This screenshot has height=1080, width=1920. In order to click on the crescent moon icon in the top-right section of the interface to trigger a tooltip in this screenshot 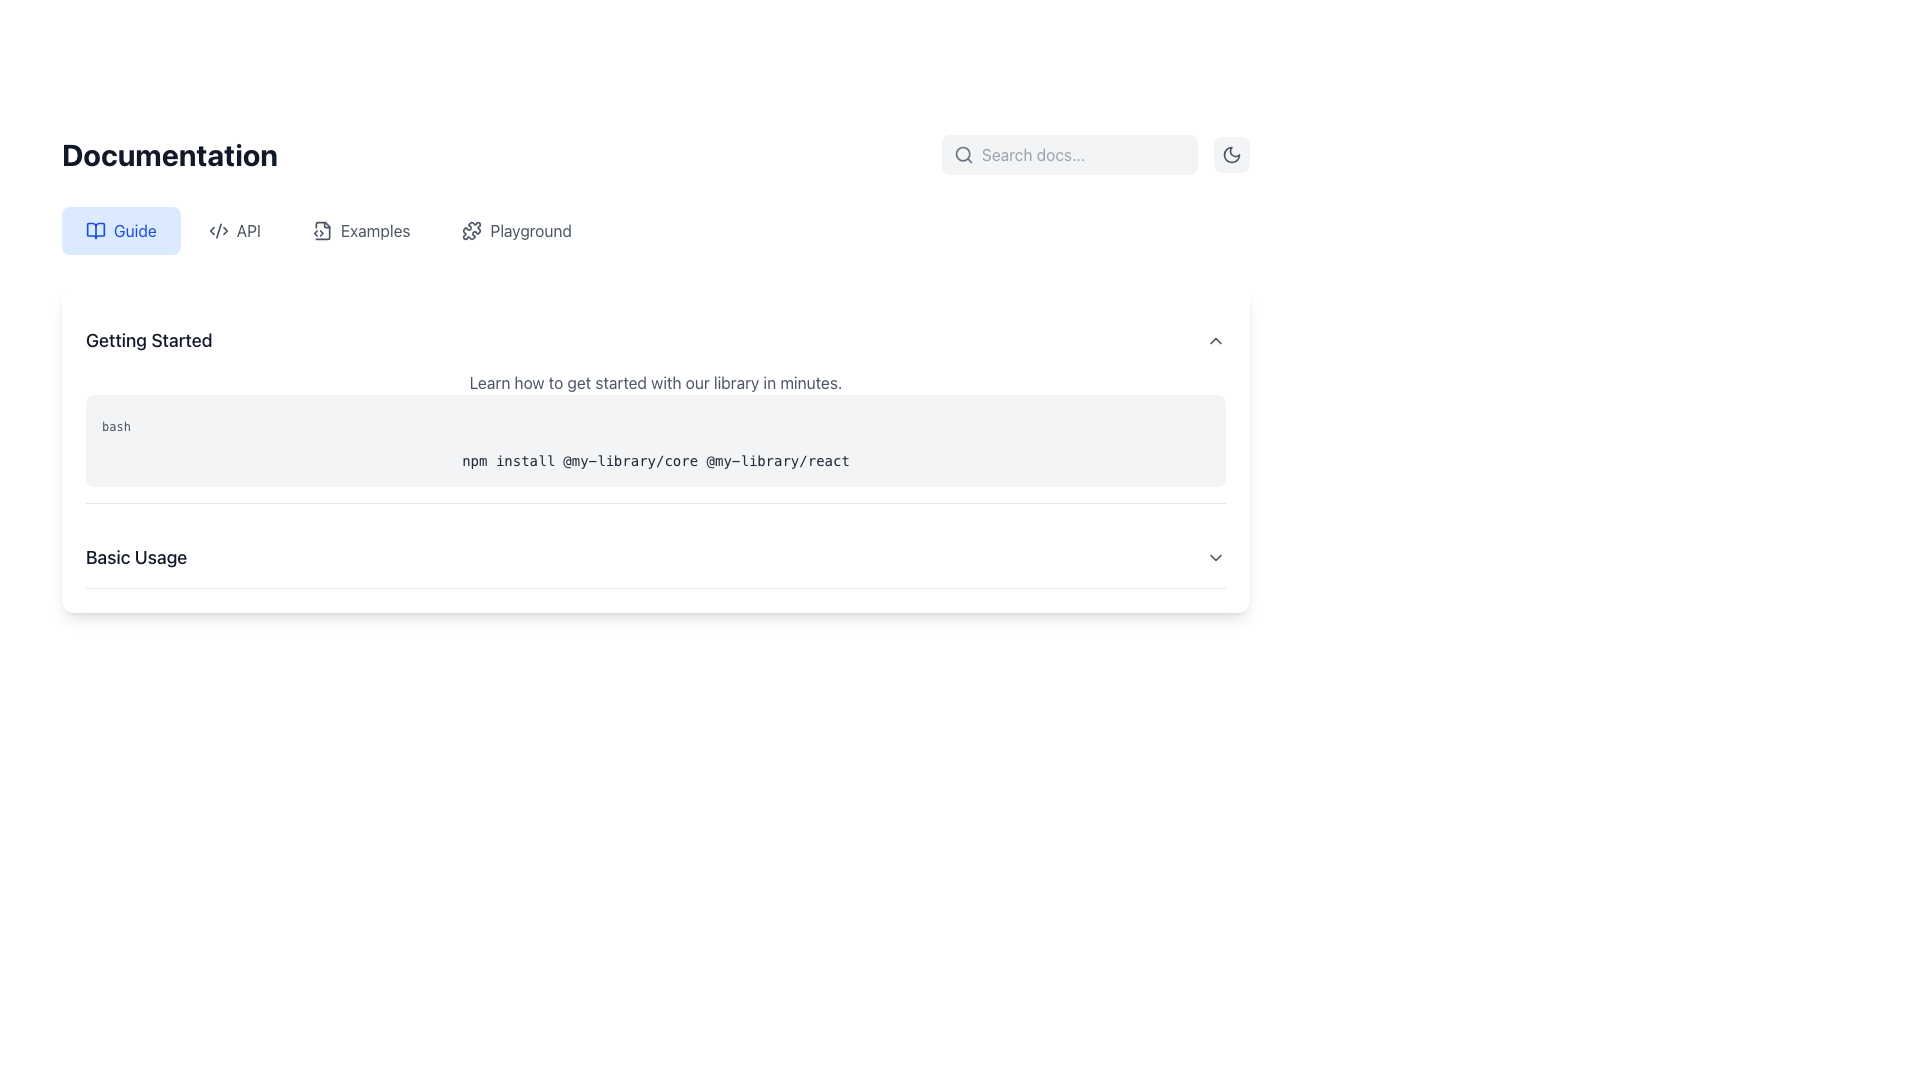, I will do `click(1231, 153)`.